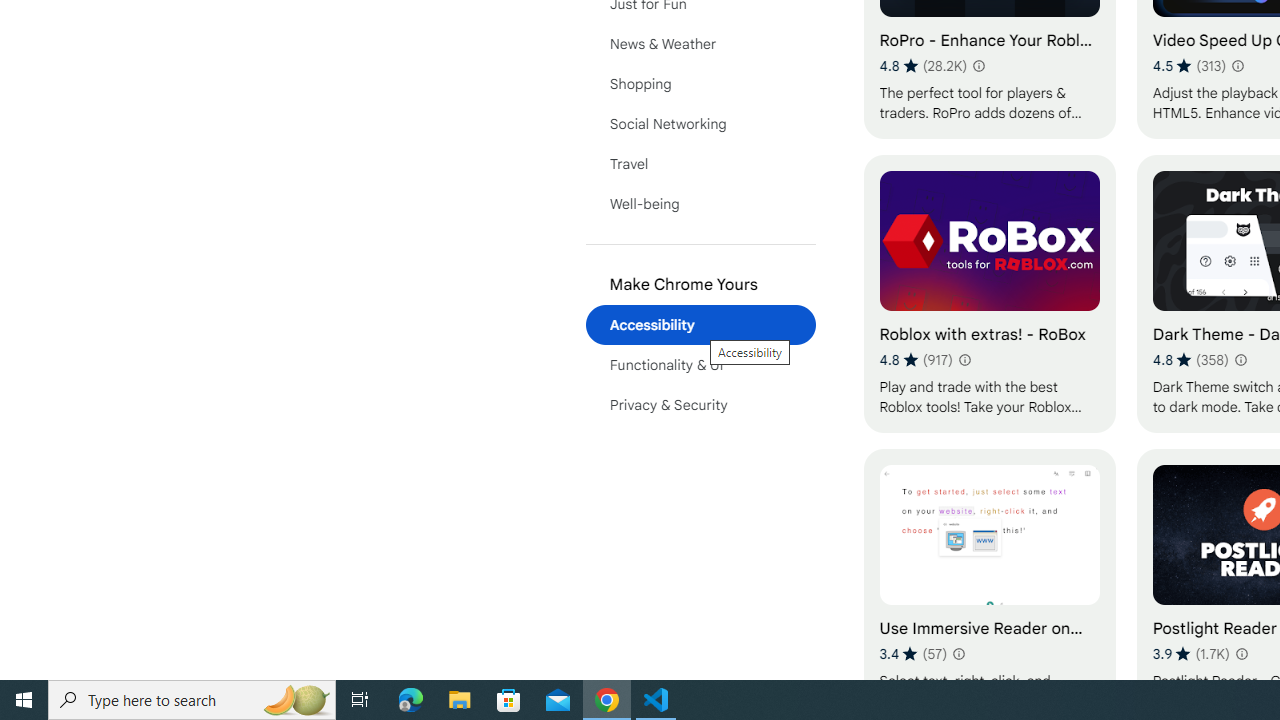  Describe the element at coordinates (1190, 360) in the screenshot. I see `'Average rating 4.8 out of 5 stars. 358 ratings.'` at that location.